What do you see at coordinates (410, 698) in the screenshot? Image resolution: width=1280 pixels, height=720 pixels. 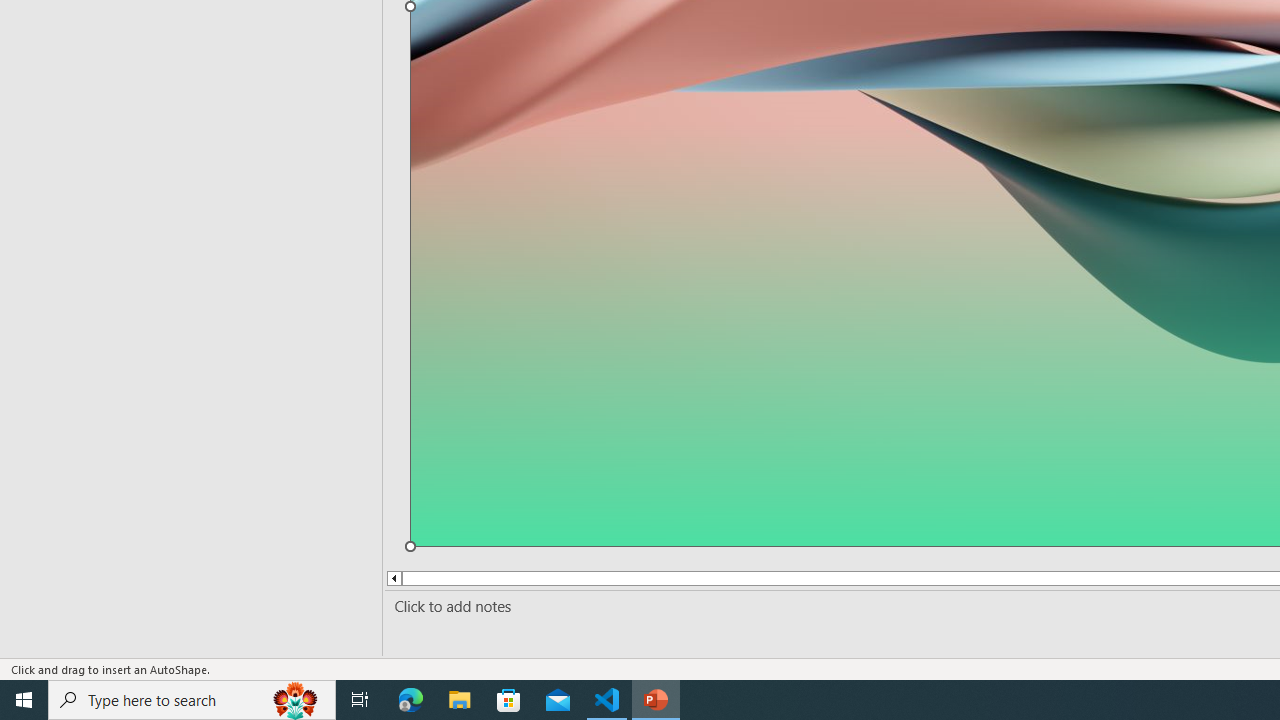 I see `'Microsoft Edge'` at bounding box center [410, 698].